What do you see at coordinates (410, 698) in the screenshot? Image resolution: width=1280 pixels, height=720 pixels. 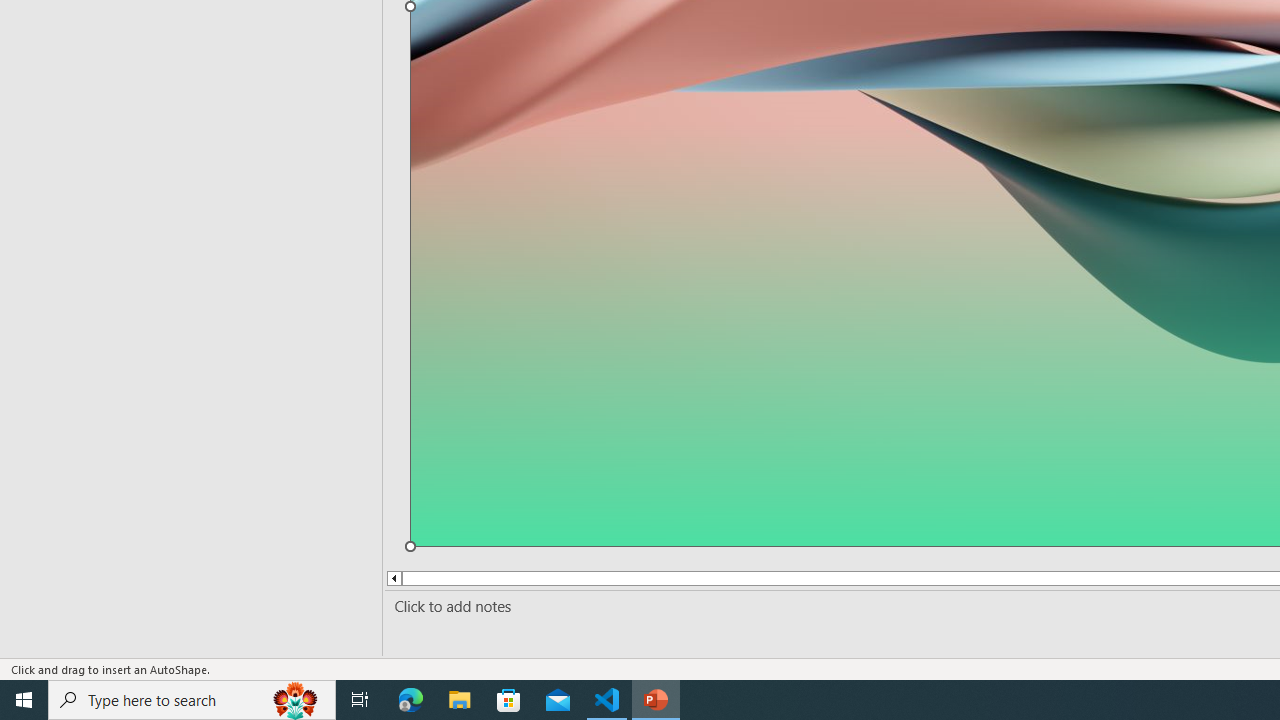 I see `'Microsoft Edge'` at bounding box center [410, 698].